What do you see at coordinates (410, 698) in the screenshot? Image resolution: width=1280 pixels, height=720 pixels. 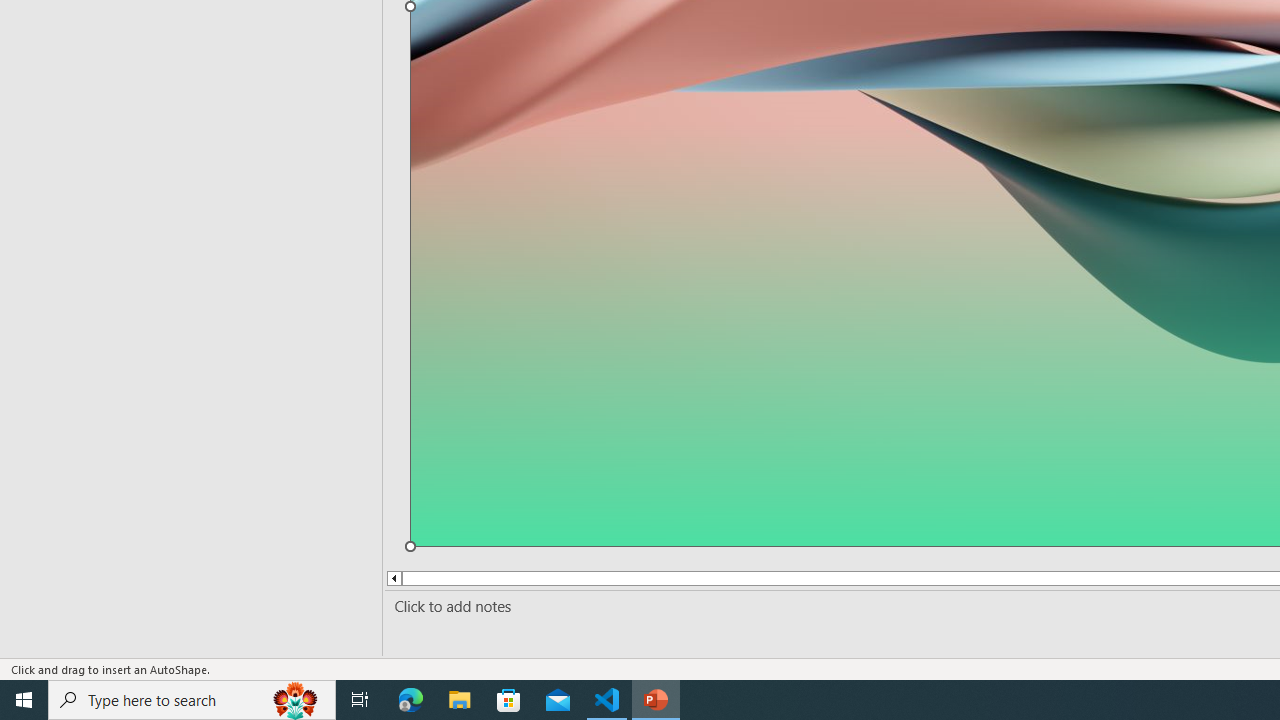 I see `'Microsoft Edge'` at bounding box center [410, 698].